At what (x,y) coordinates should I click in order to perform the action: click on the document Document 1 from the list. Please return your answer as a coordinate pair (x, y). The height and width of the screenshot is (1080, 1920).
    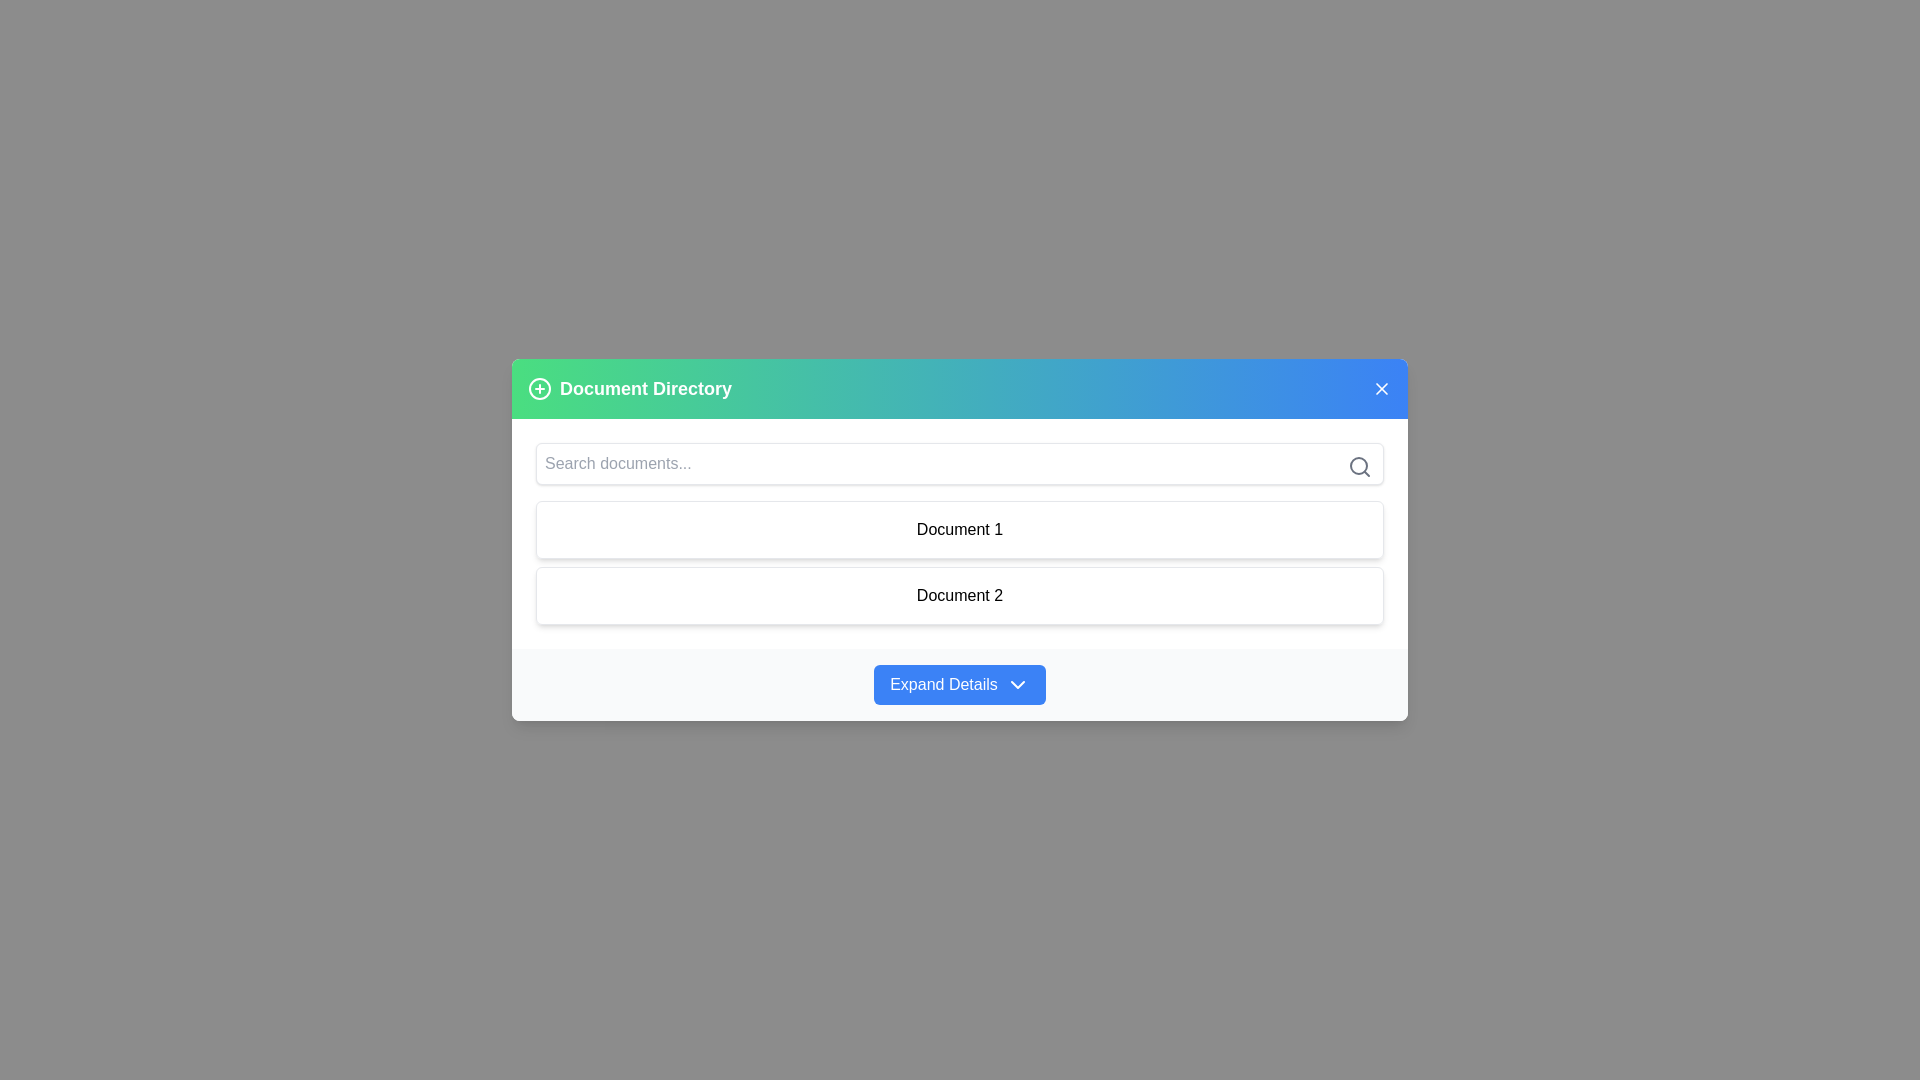
    Looking at the image, I should click on (960, 528).